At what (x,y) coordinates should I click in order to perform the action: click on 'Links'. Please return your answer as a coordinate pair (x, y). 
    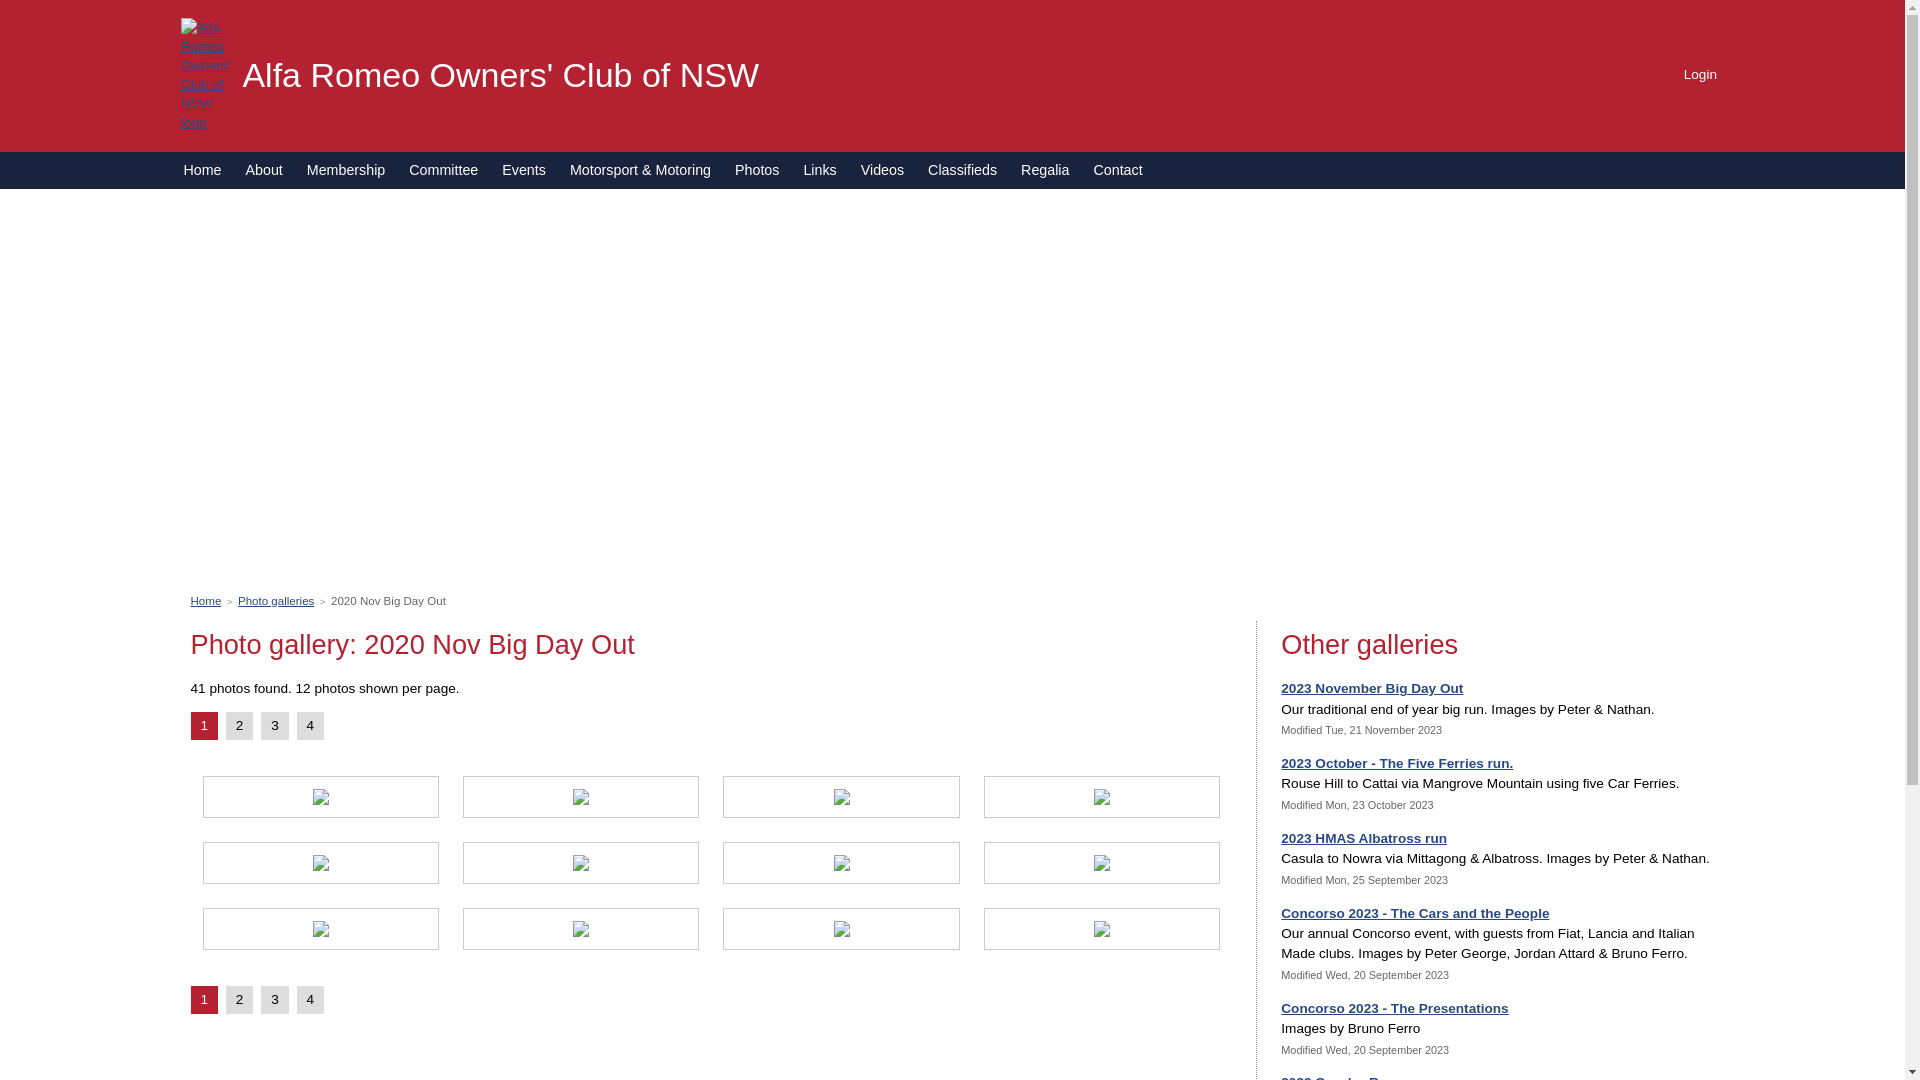
    Looking at the image, I should click on (819, 168).